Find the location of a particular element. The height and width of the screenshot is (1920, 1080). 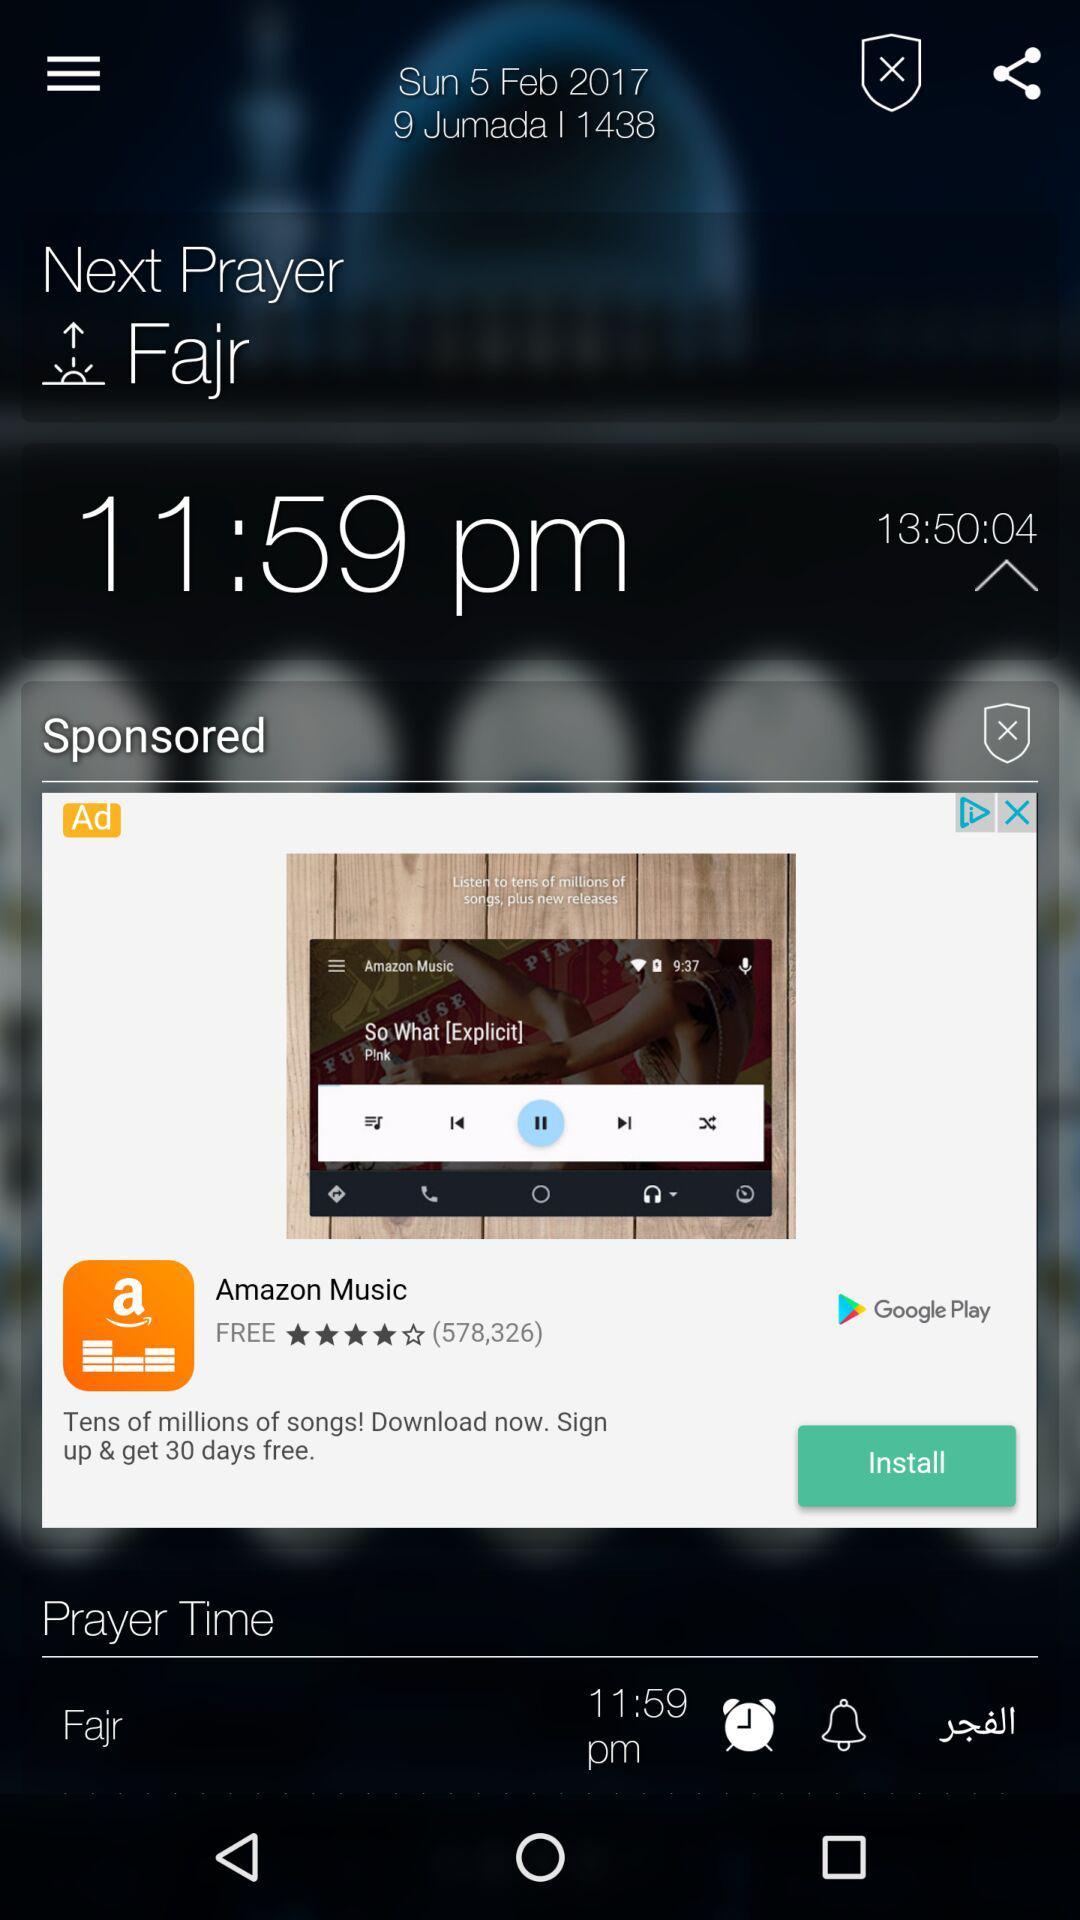

the sponsored item is located at coordinates (487, 732).